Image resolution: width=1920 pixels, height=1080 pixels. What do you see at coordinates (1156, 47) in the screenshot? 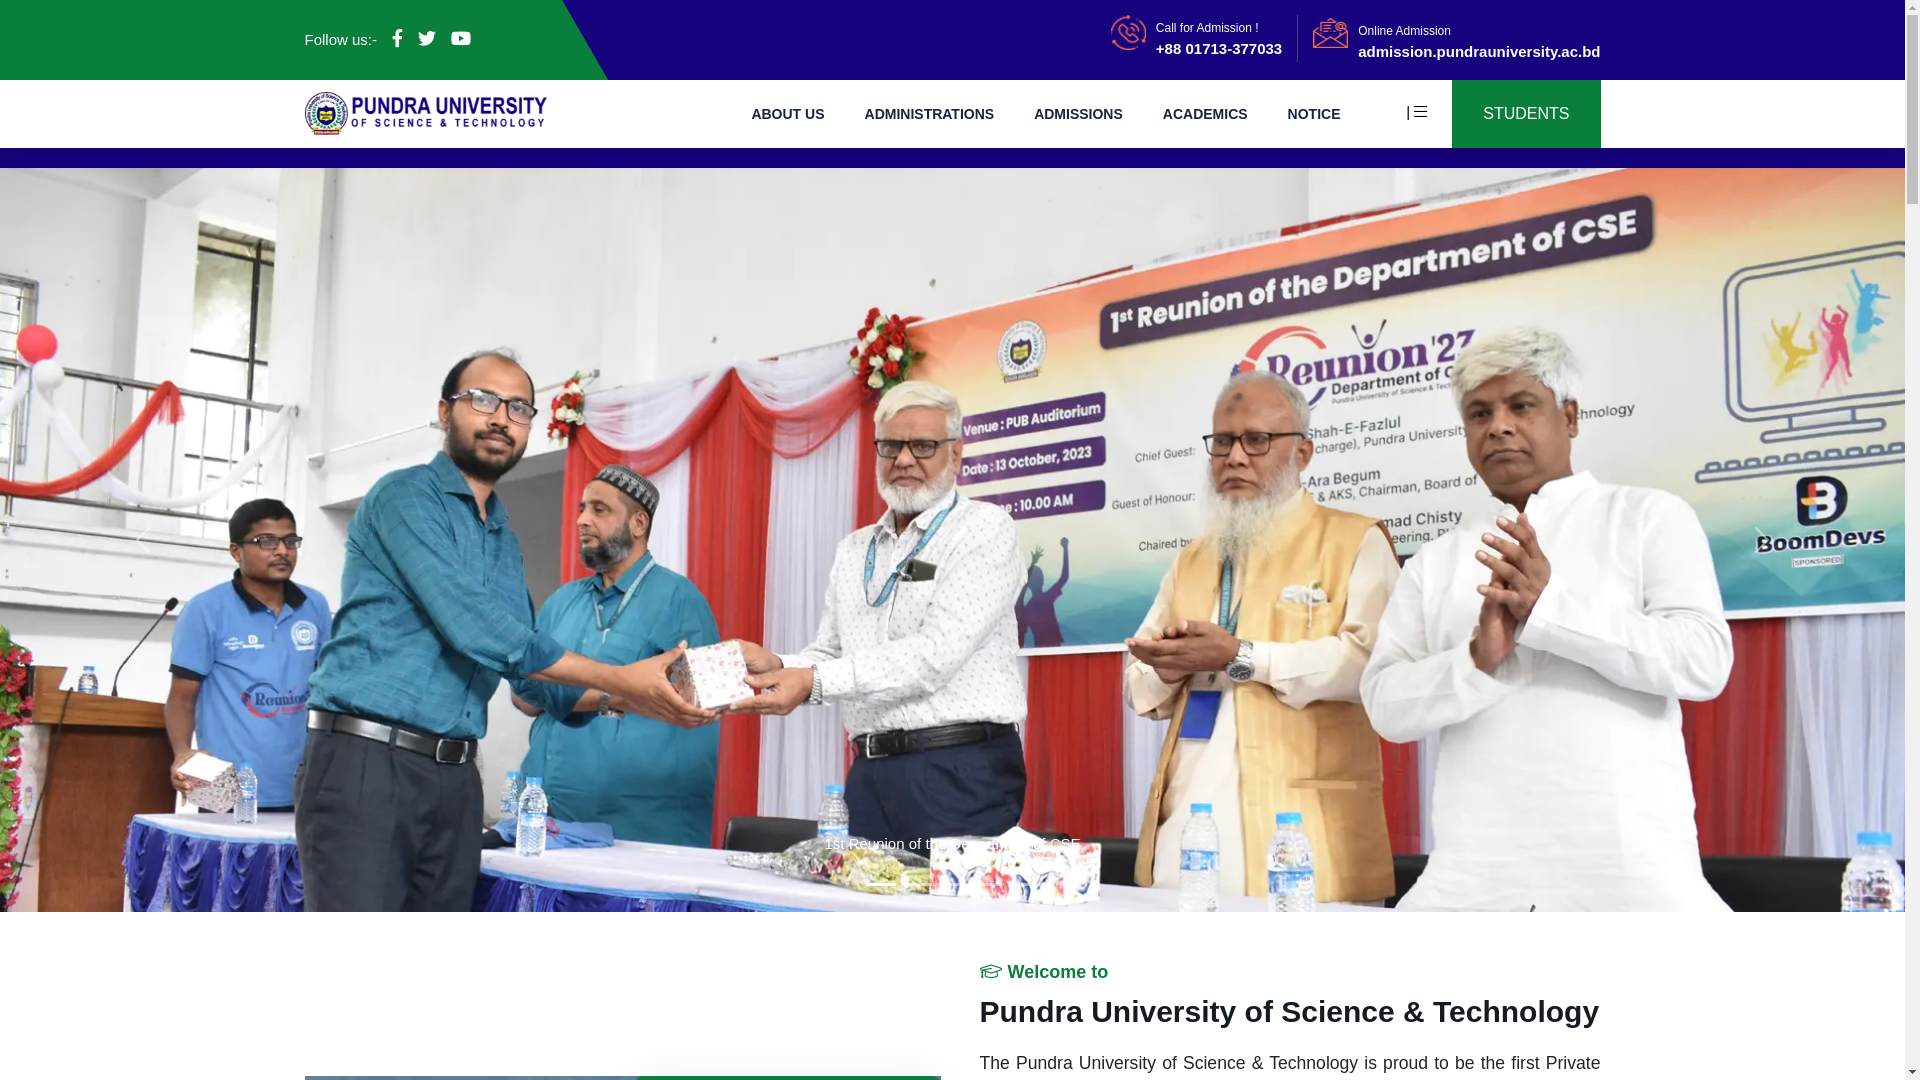
I see `'+88 01713-377033'` at bounding box center [1156, 47].